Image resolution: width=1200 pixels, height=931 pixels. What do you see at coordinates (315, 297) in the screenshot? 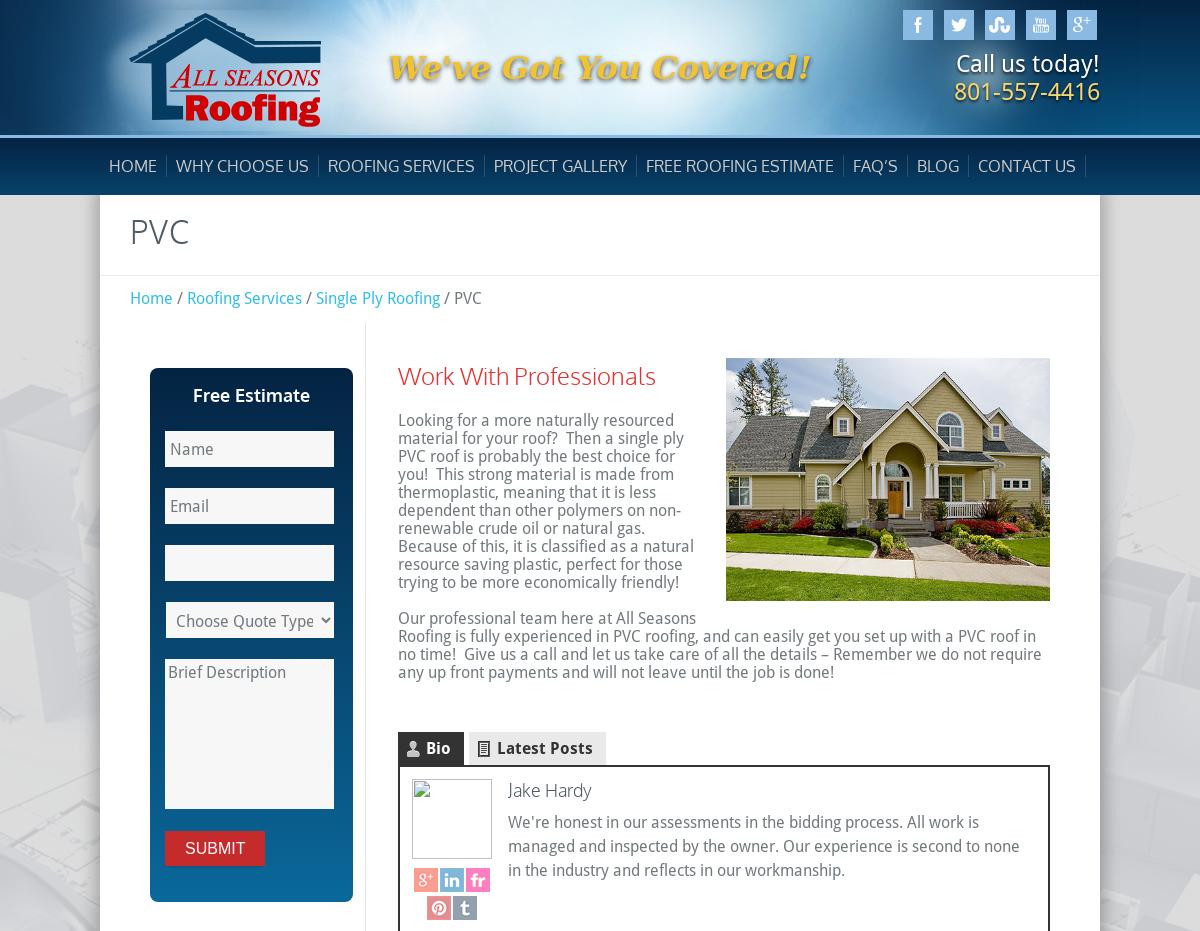
I see `'Single Ply Roofing'` at bounding box center [315, 297].